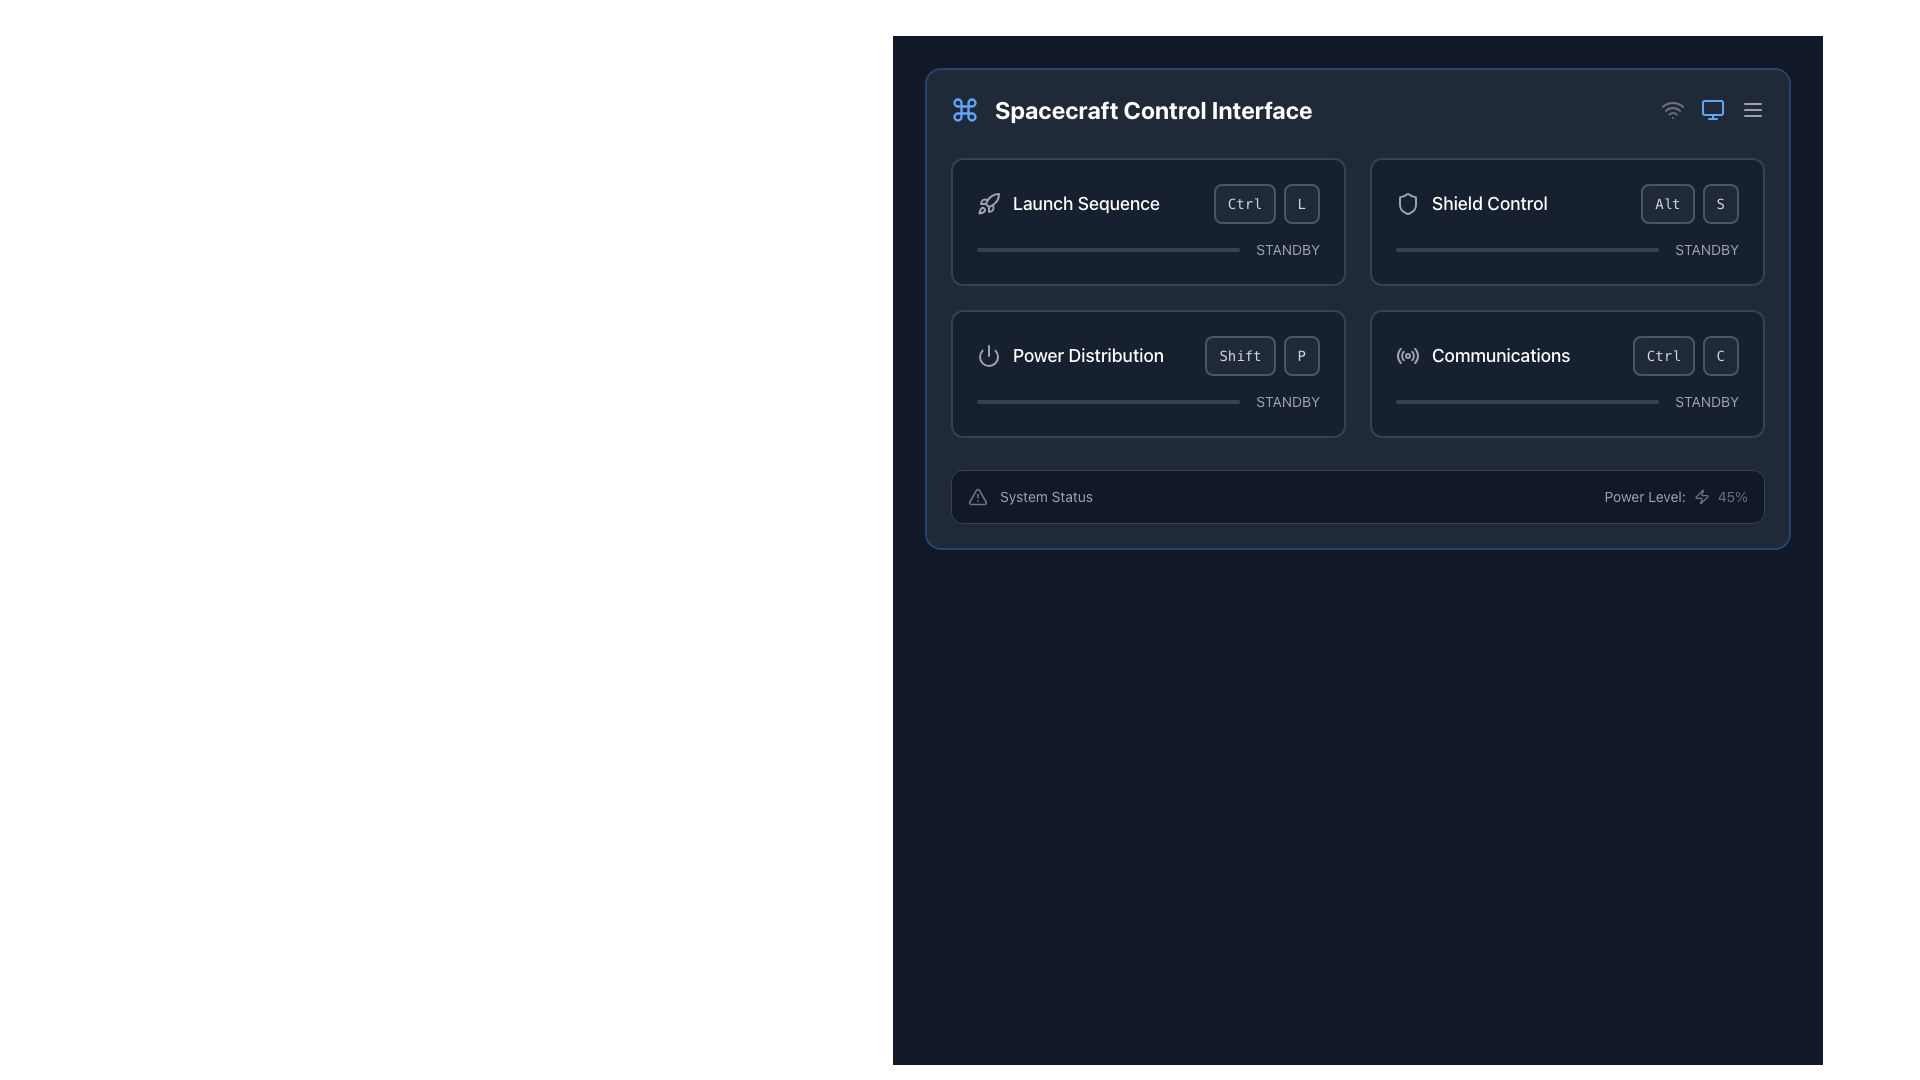 This screenshot has width=1920, height=1080. What do you see at coordinates (1663, 354) in the screenshot?
I see `the 'Ctrl' button, a rectangular button with rounded edges and dark gray background, located within the 'Communications' card` at bounding box center [1663, 354].